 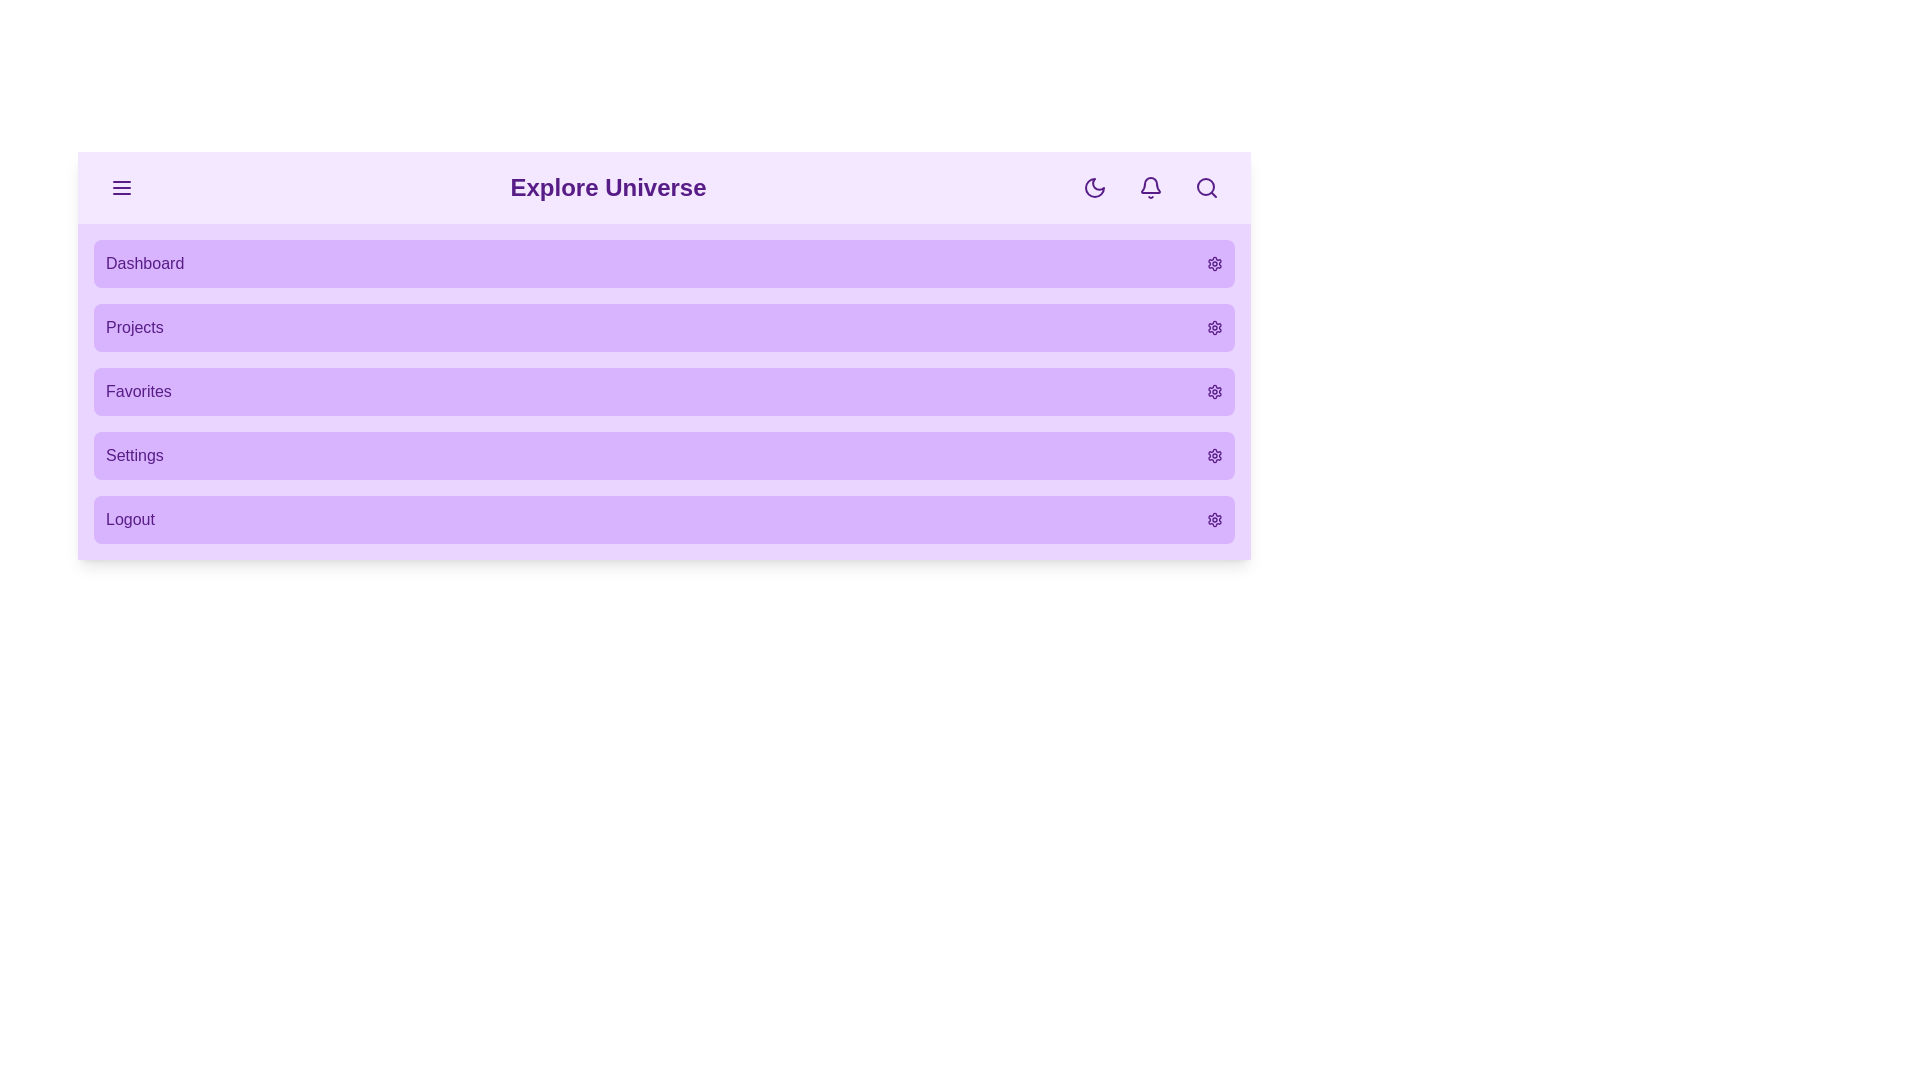 What do you see at coordinates (1151, 188) in the screenshot?
I see `the notification icon to view notifications` at bounding box center [1151, 188].